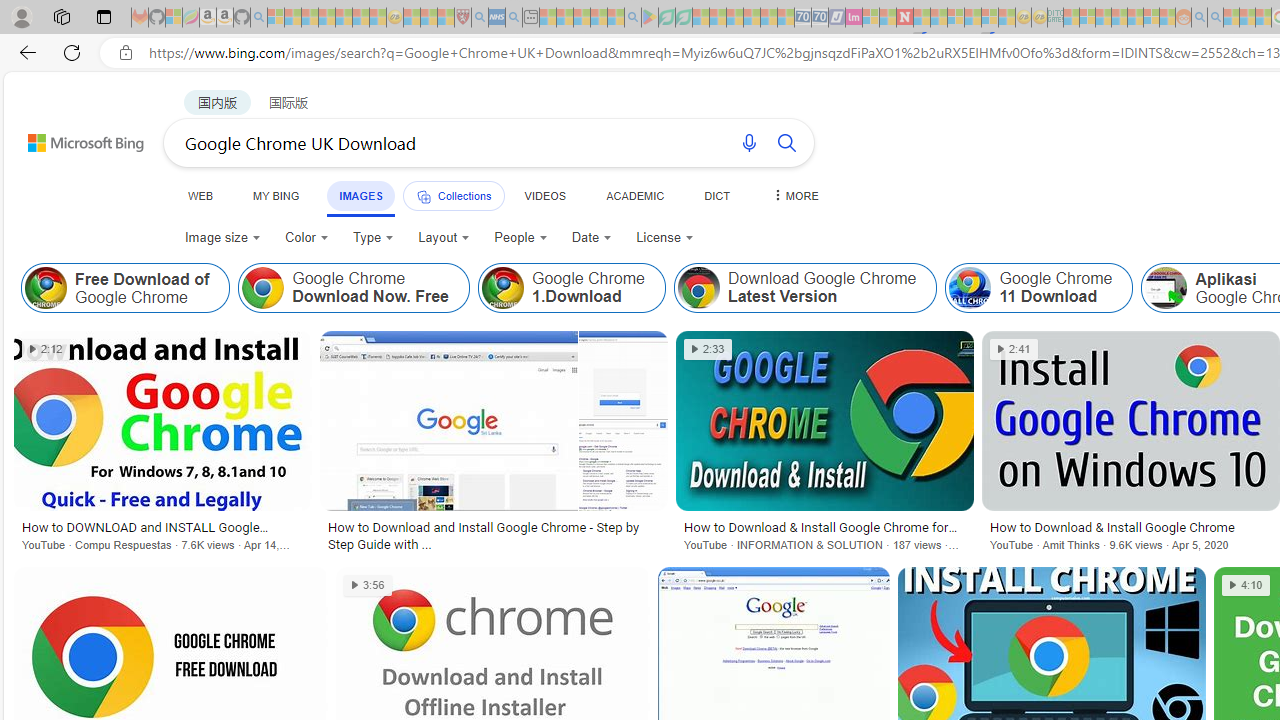  Describe the element at coordinates (443, 236) in the screenshot. I see `'Layout'` at that location.